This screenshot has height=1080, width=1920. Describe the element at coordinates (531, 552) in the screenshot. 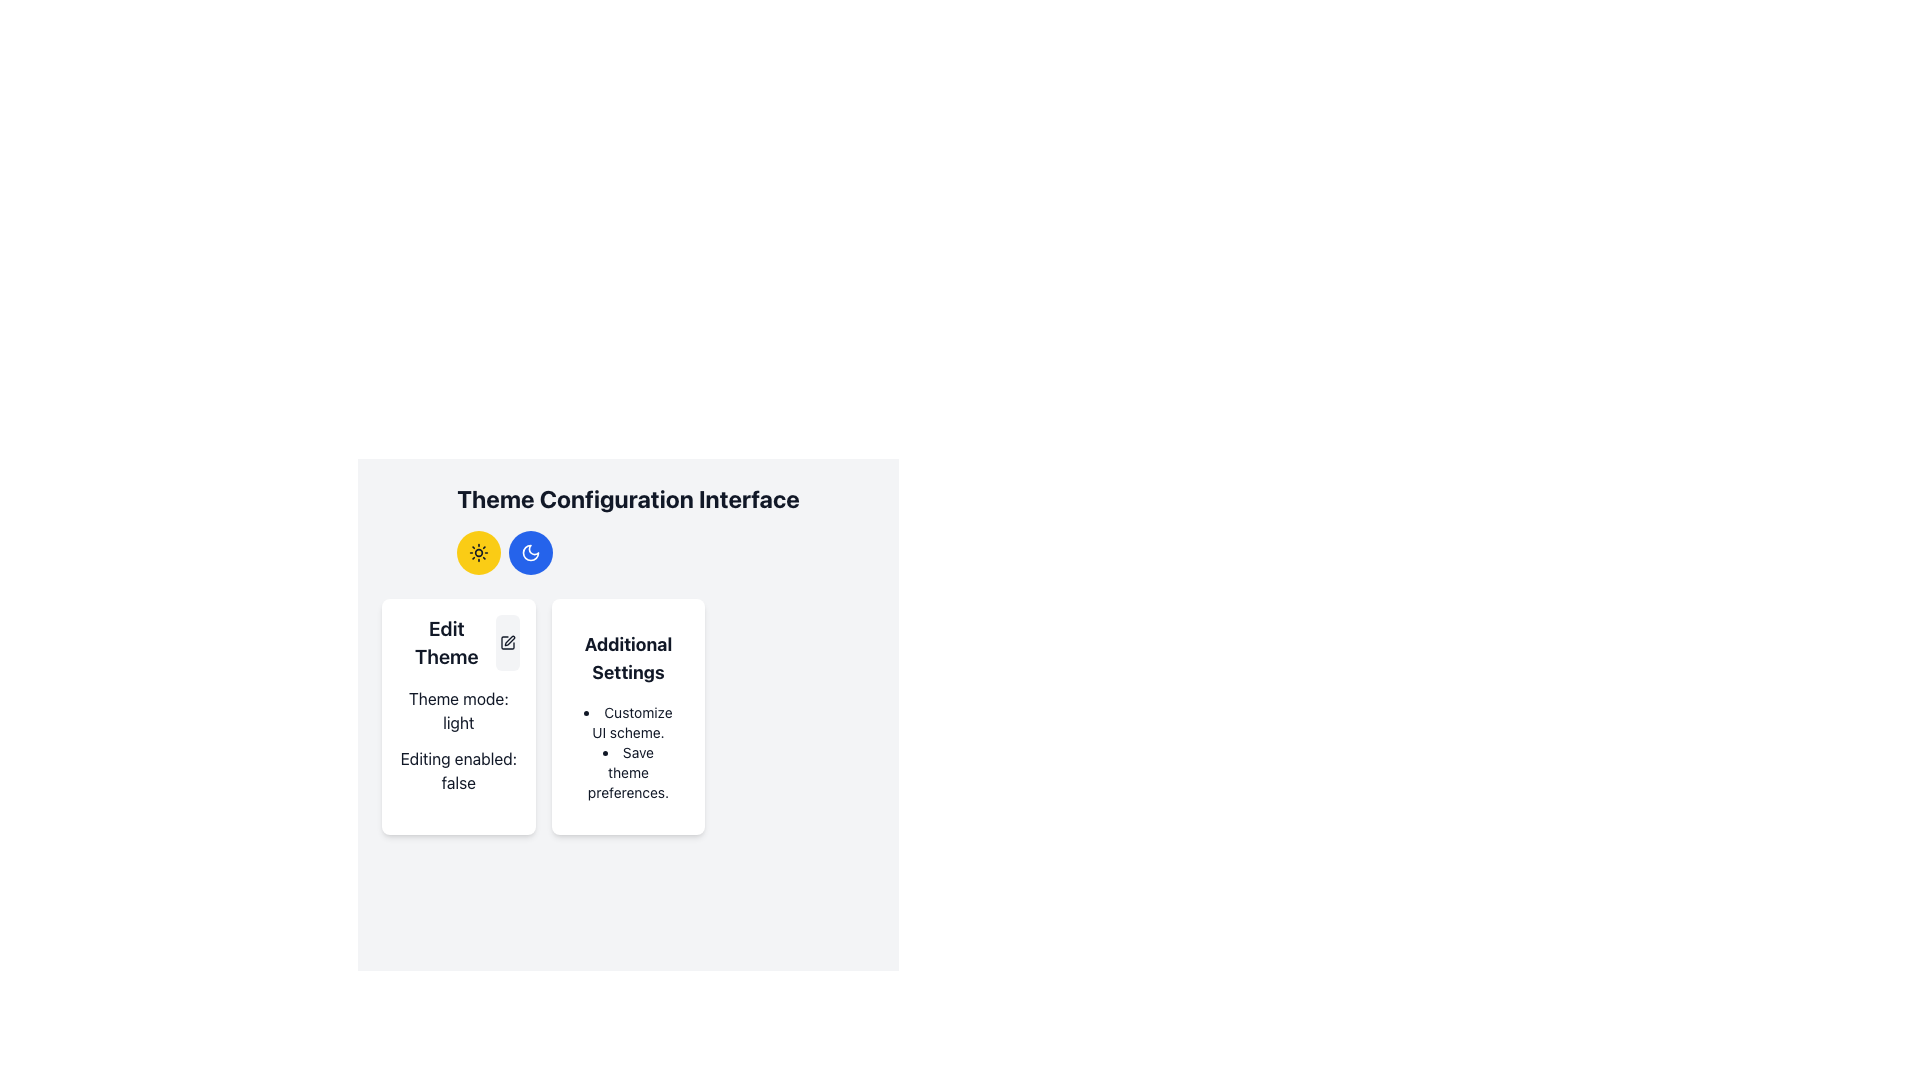

I see `the toggle button for enabling the dark theme located in the Theme Configuration Interface, which is the second button after the yellow sun button` at that location.